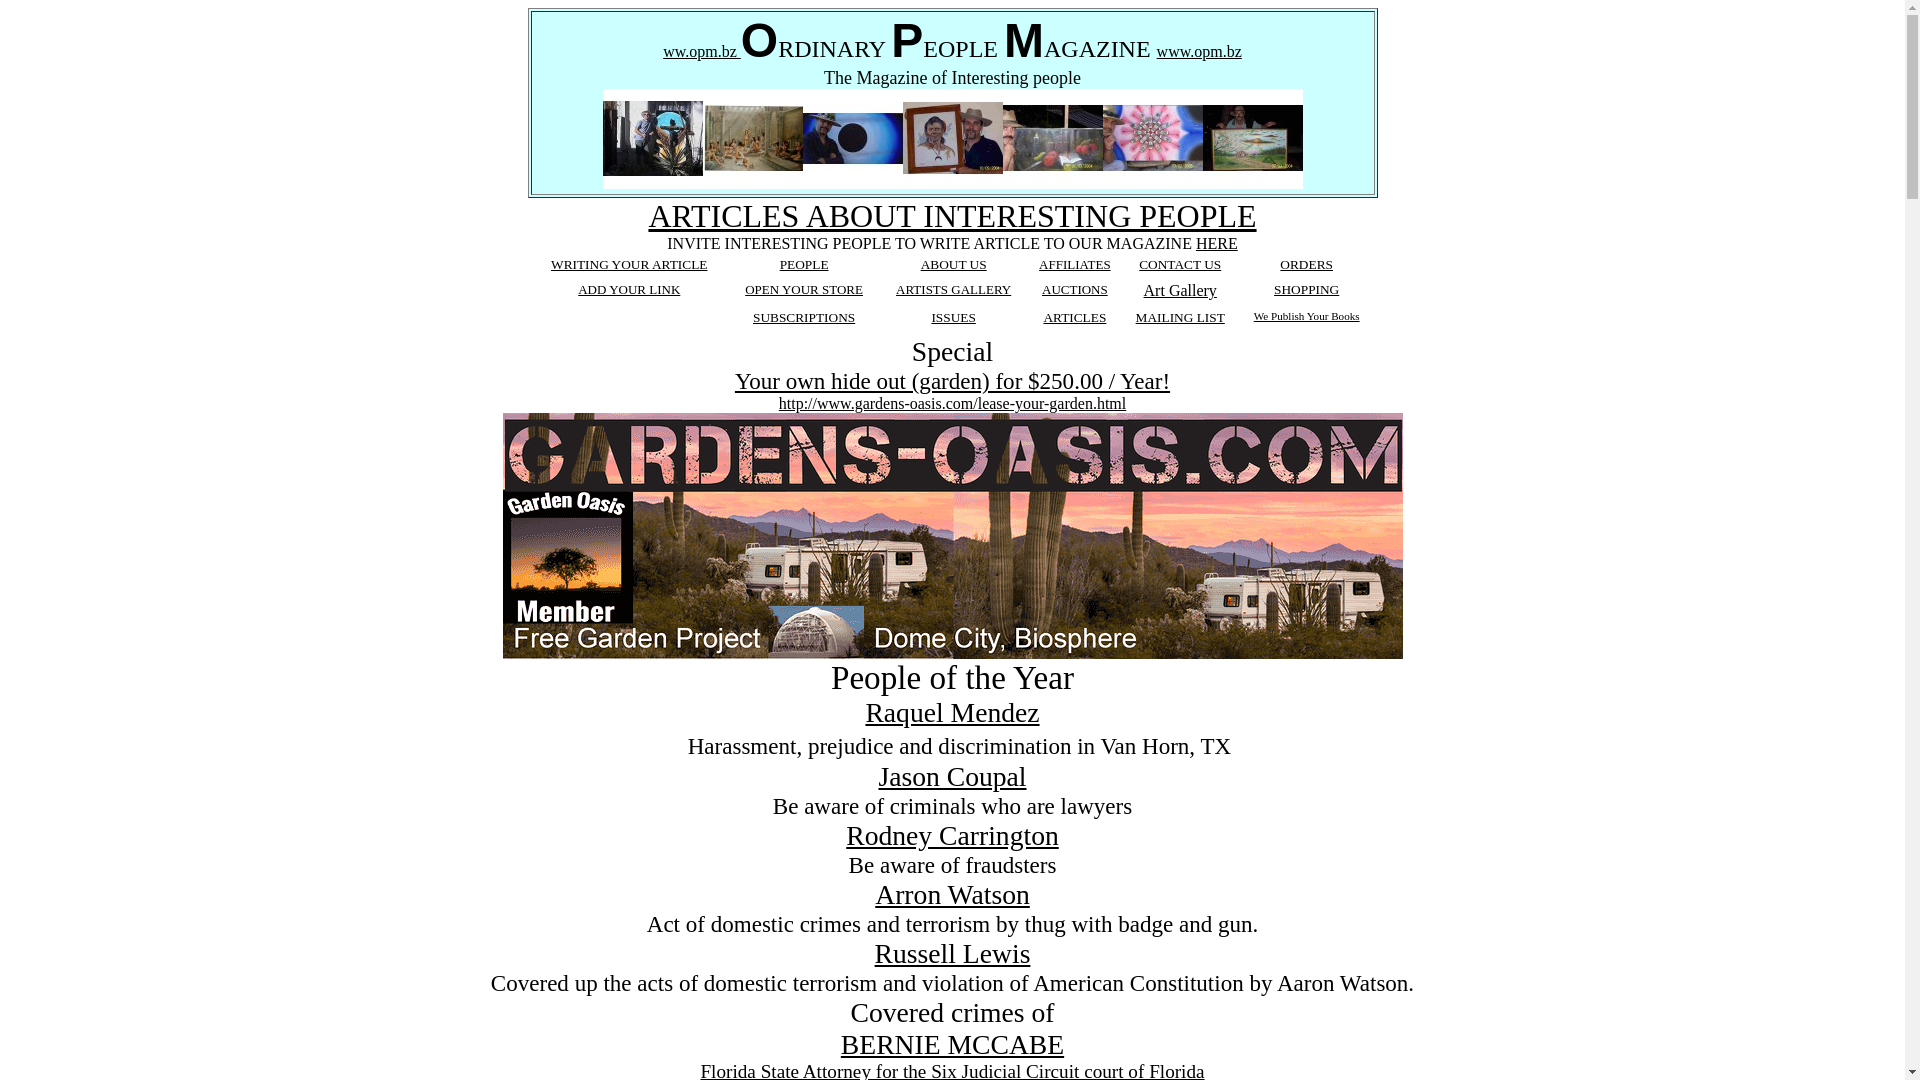 The image size is (1920, 1080). I want to click on 'http://www.gardens-oasis.com/lease-your-garden.html', so click(951, 403).